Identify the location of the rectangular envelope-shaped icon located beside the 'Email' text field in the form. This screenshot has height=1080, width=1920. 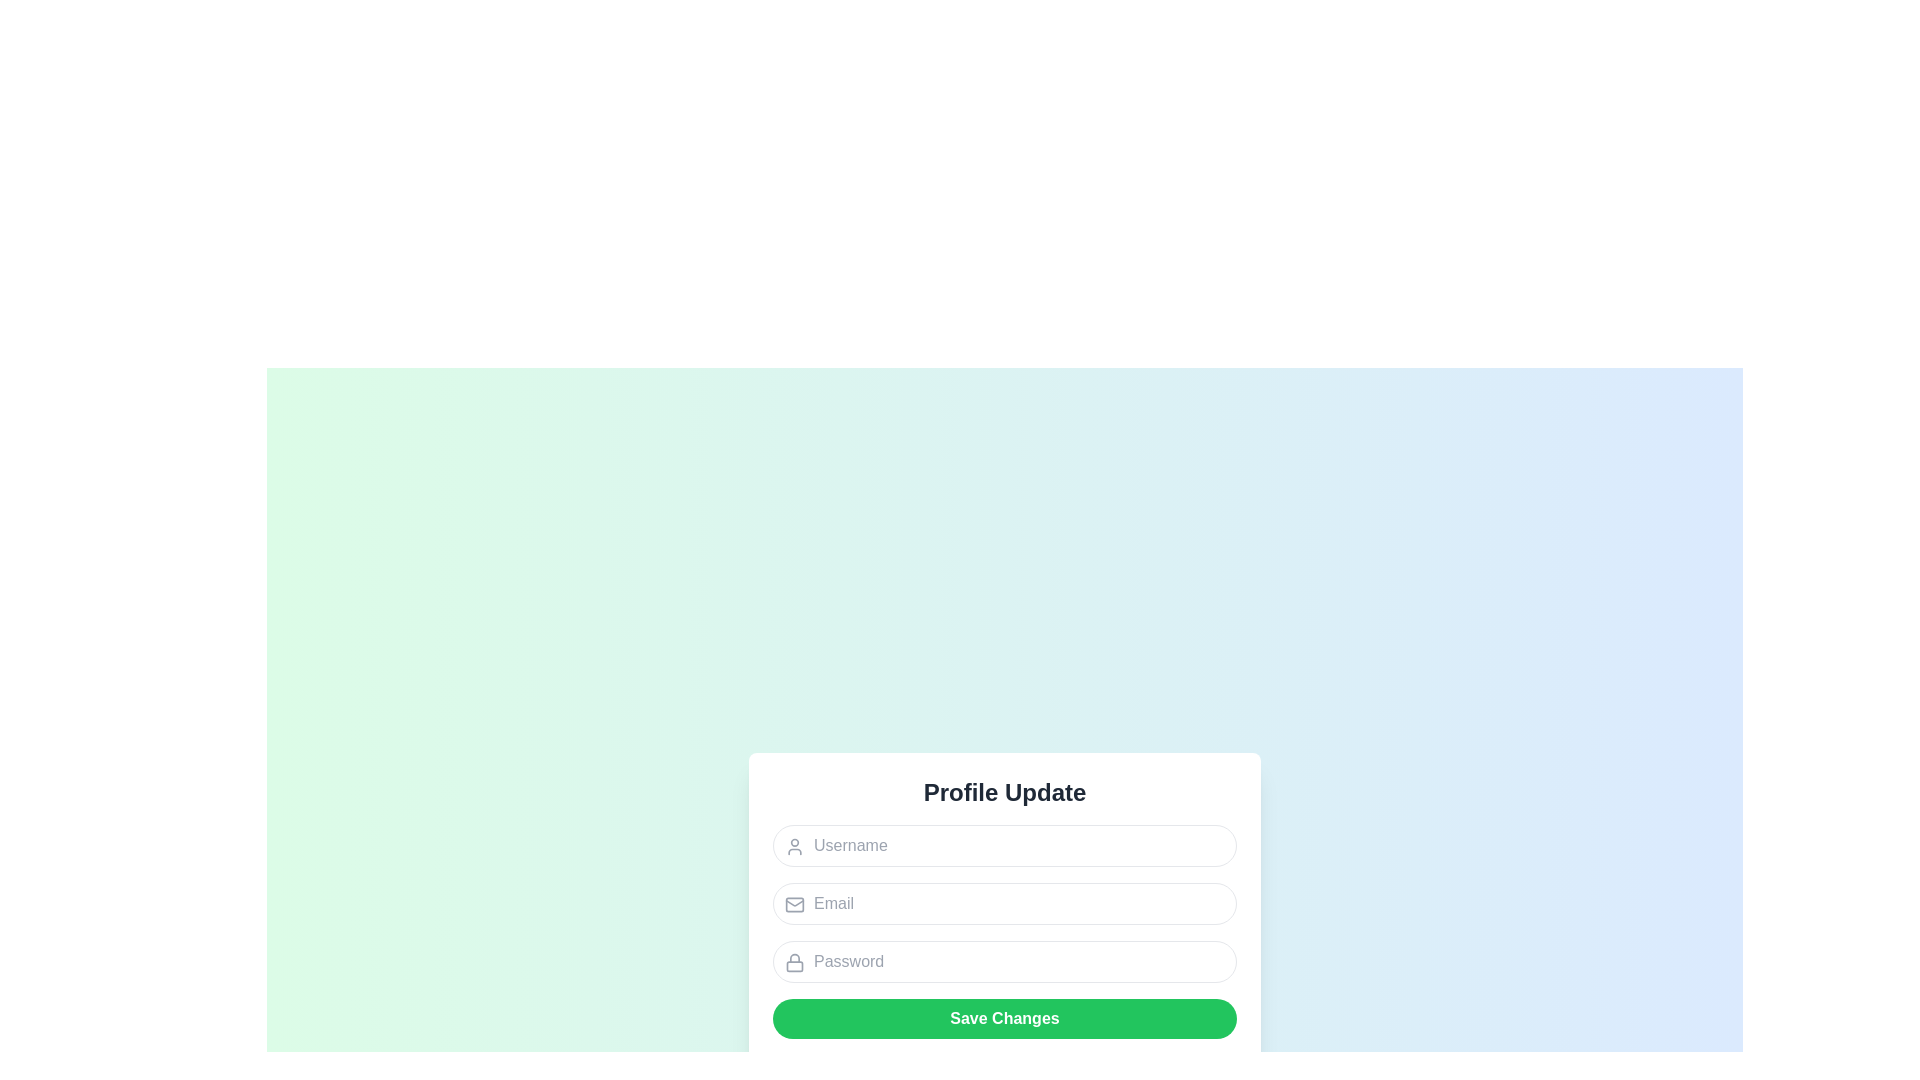
(794, 905).